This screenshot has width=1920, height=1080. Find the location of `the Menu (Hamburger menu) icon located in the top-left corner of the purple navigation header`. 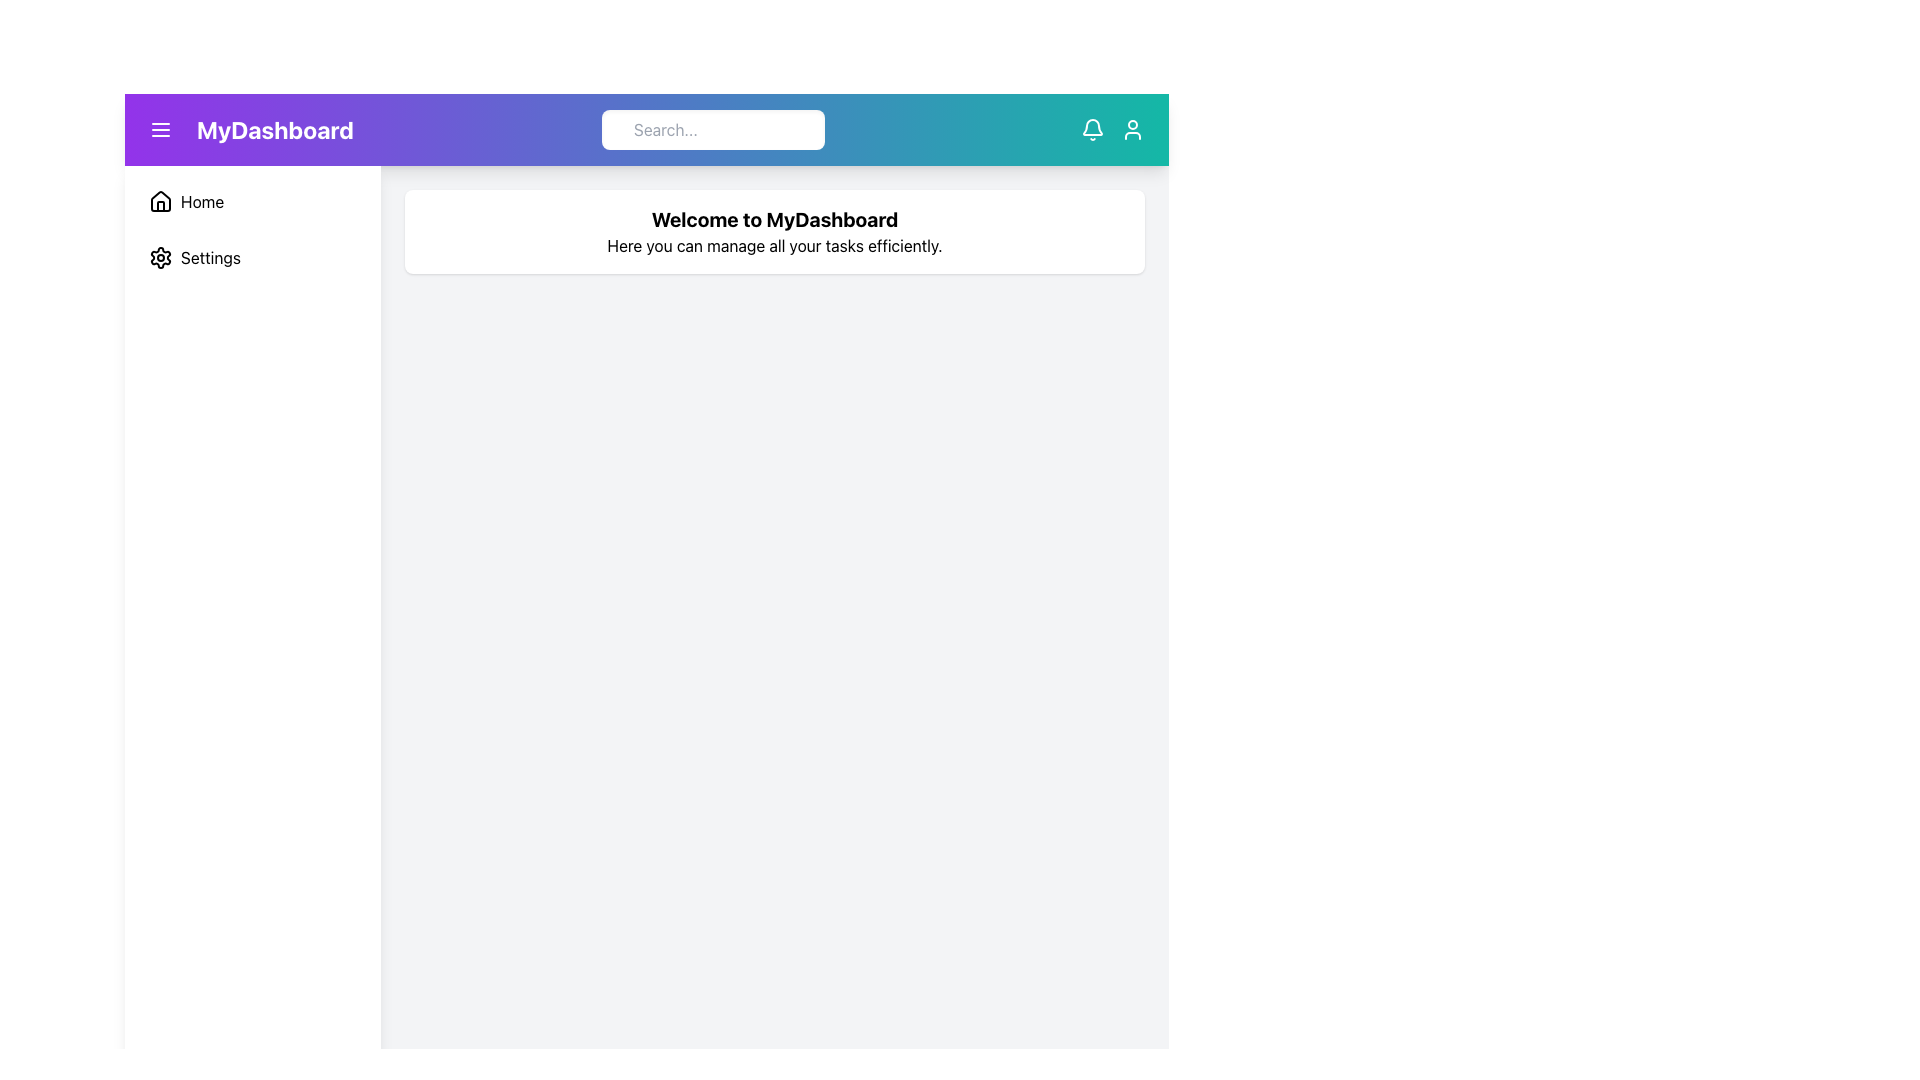

the Menu (Hamburger menu) icon located in the top-left corner of the purple navigation header is located at coordinates (161, 130).